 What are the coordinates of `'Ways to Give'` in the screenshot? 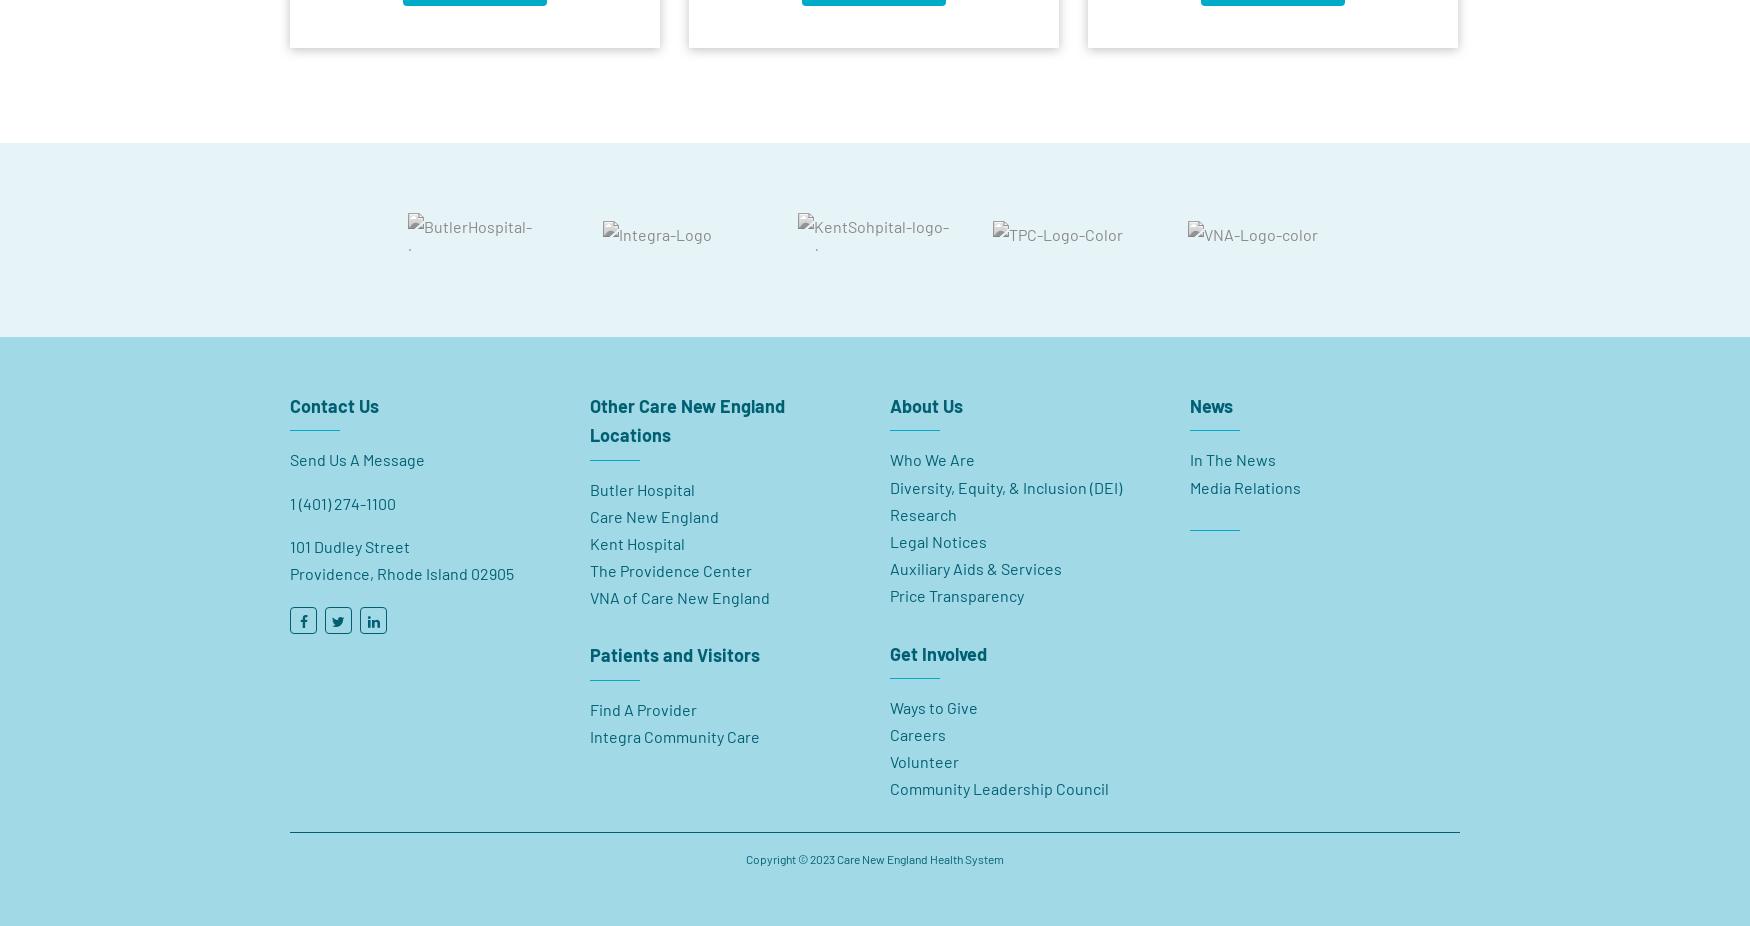 It's located at (932, 697).